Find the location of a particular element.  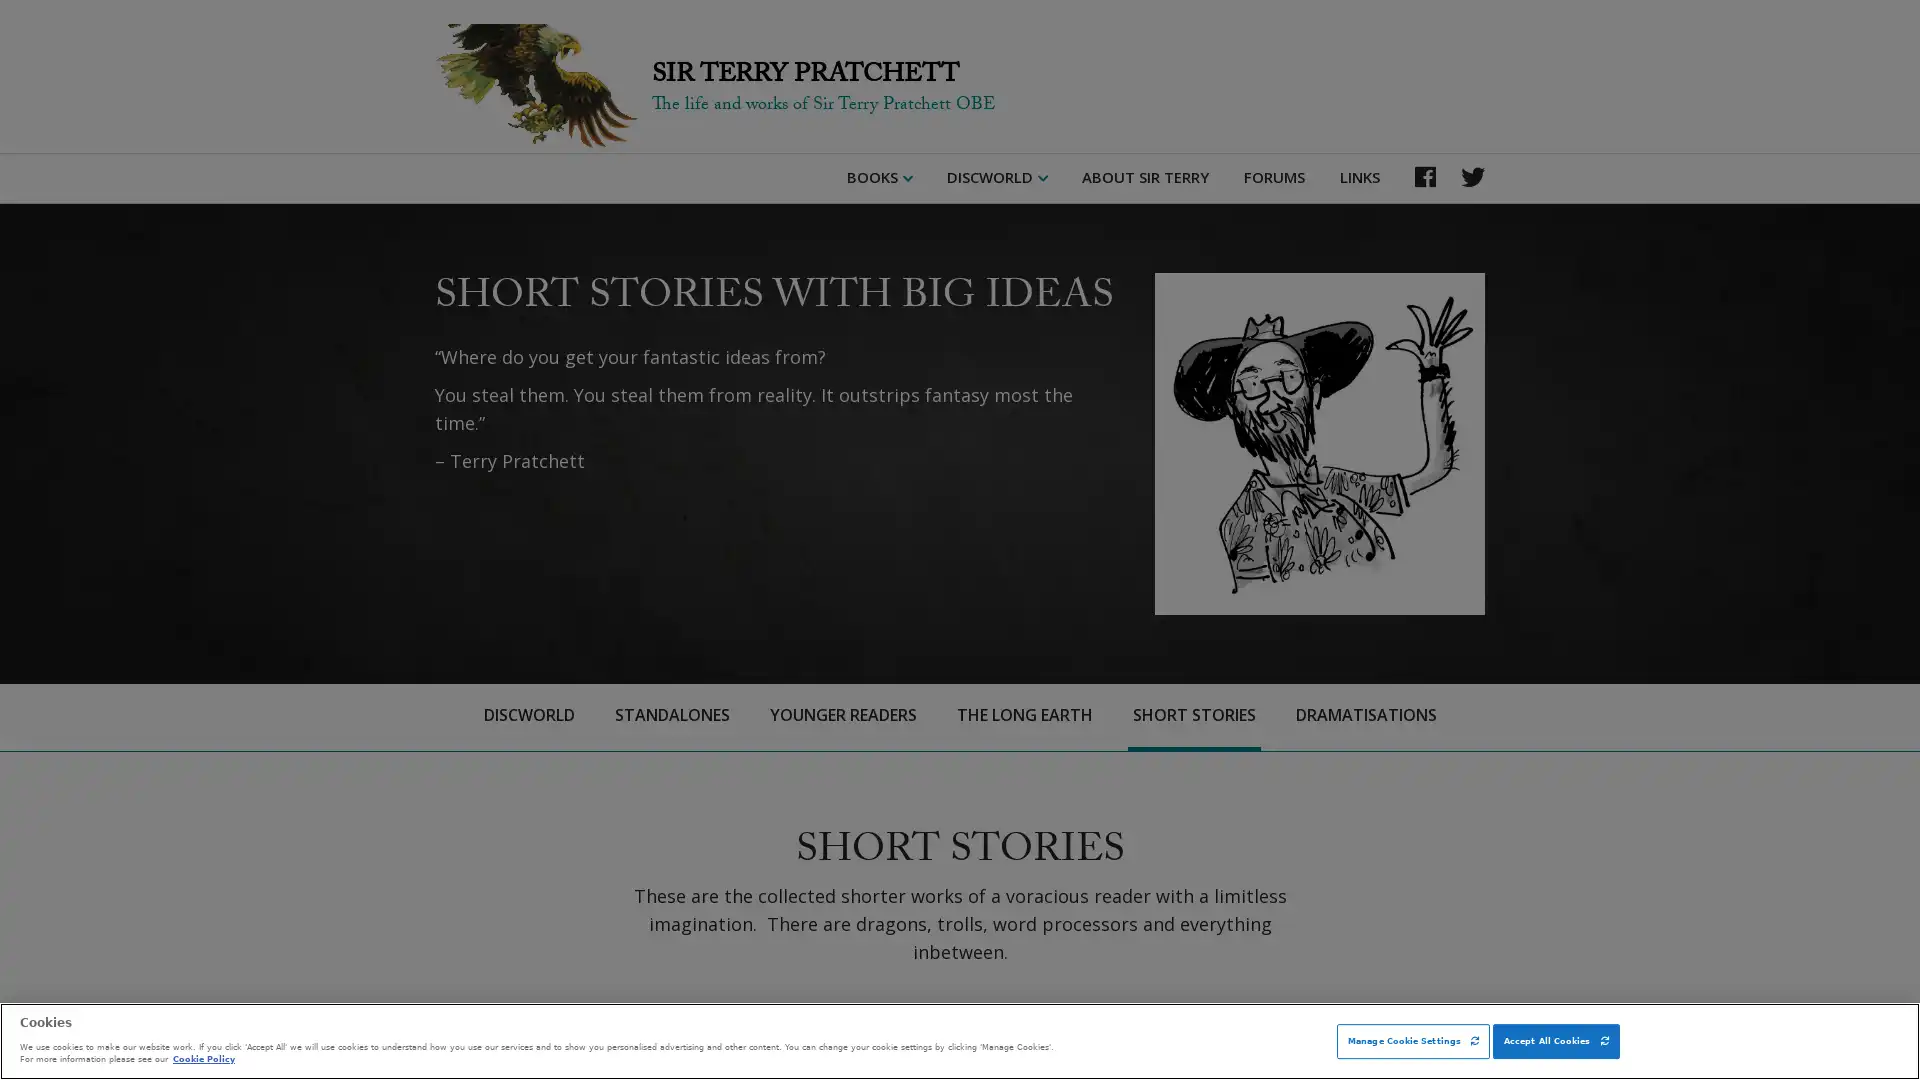

Accept All Cookies is located at coordinates (1554, 1040).